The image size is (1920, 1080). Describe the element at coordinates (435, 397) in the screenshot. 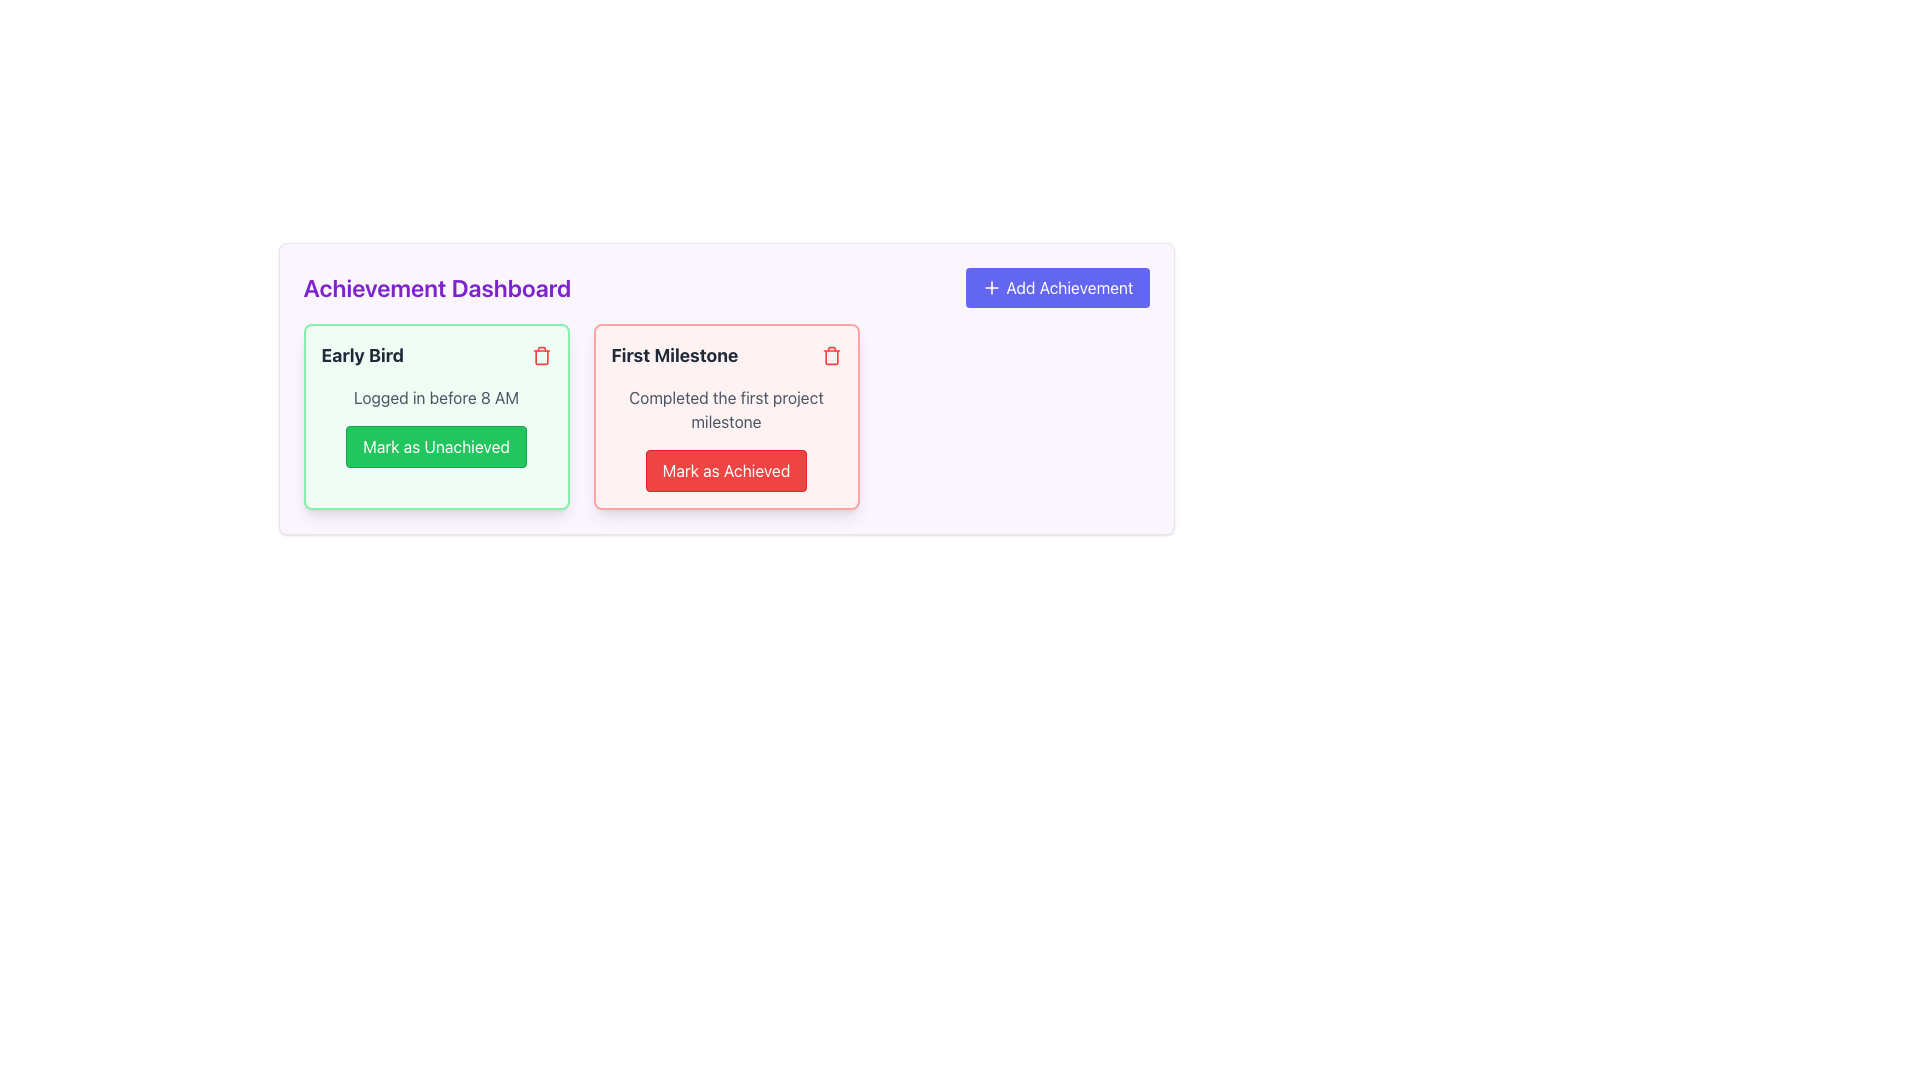

I see `the static text label displaying 'Logged in before 8 AM', which is located within the 'Early Bird' achievement card, positioned between the title 'Early Bird' and the button 'Mark as Unachieved'` at that location.